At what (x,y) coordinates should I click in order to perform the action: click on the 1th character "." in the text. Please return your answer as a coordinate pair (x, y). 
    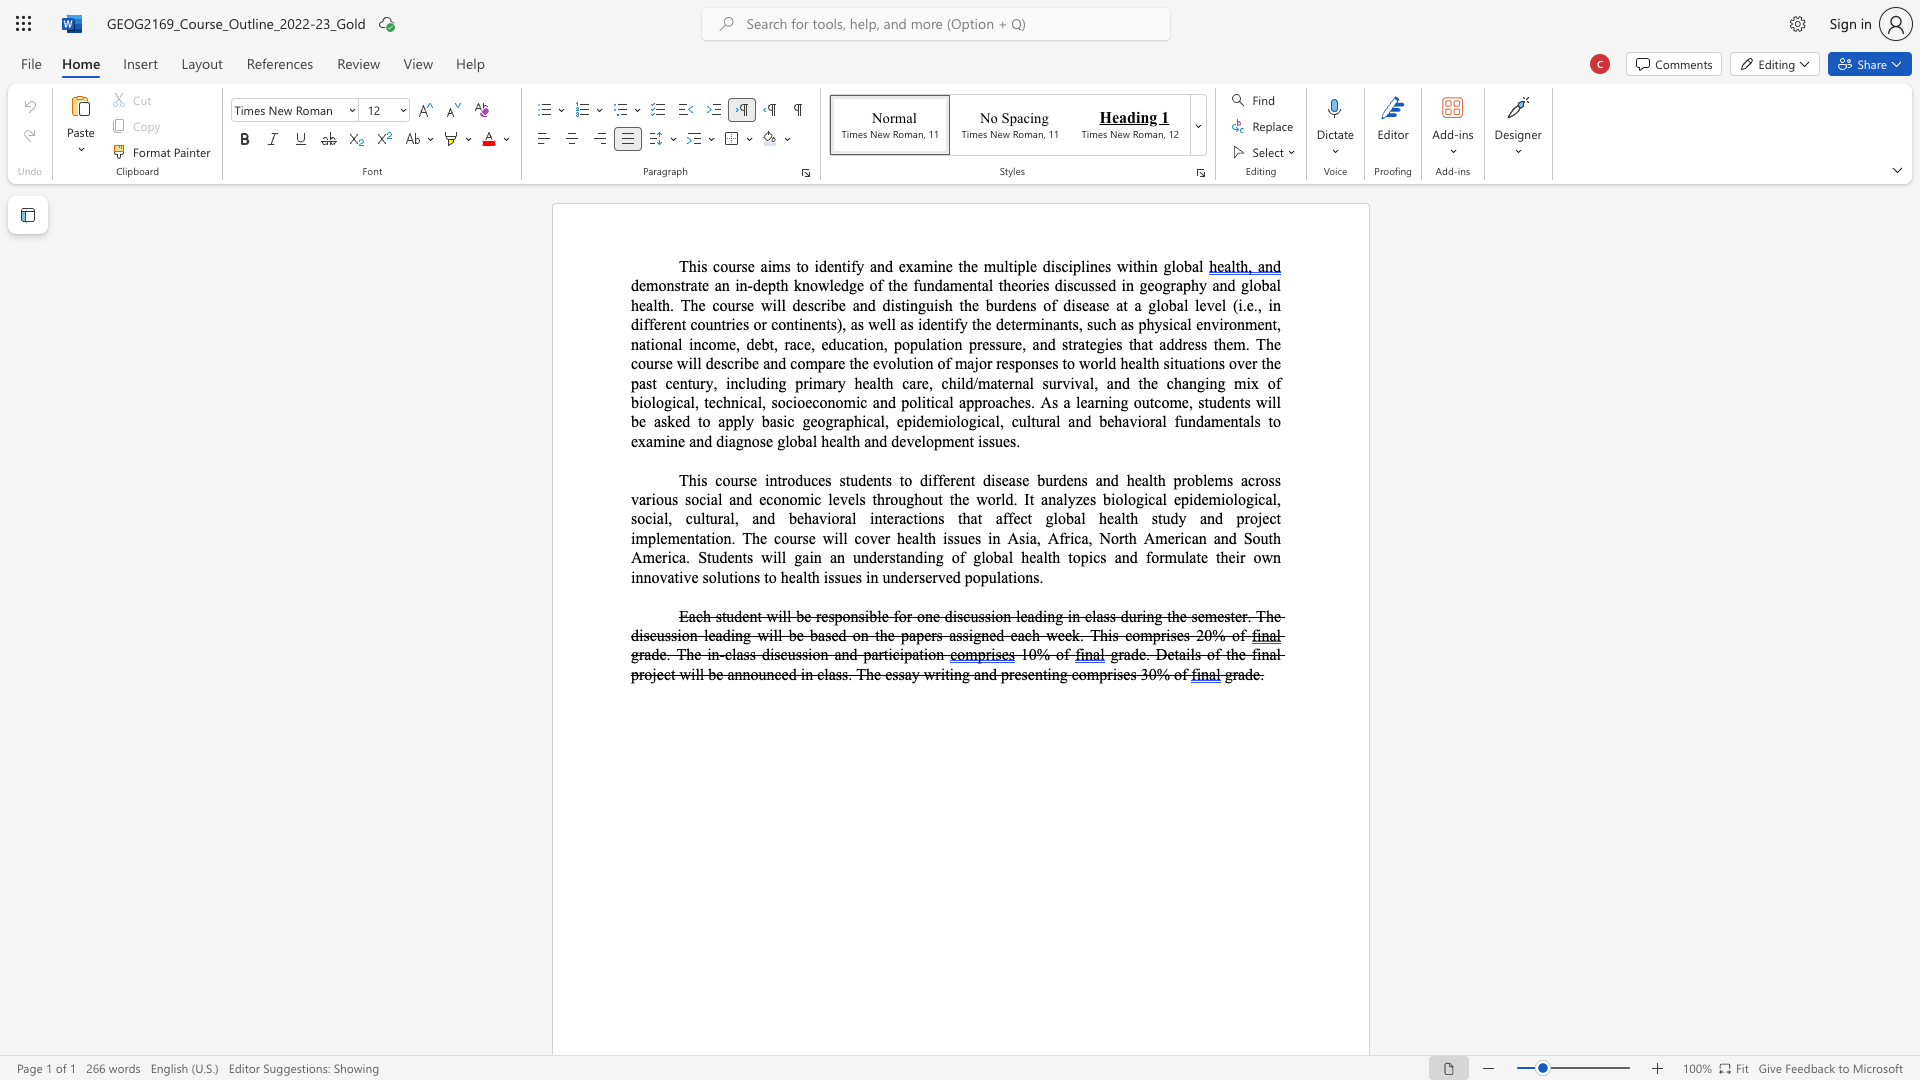
    Looking at the image, I should click on (1032, 402).